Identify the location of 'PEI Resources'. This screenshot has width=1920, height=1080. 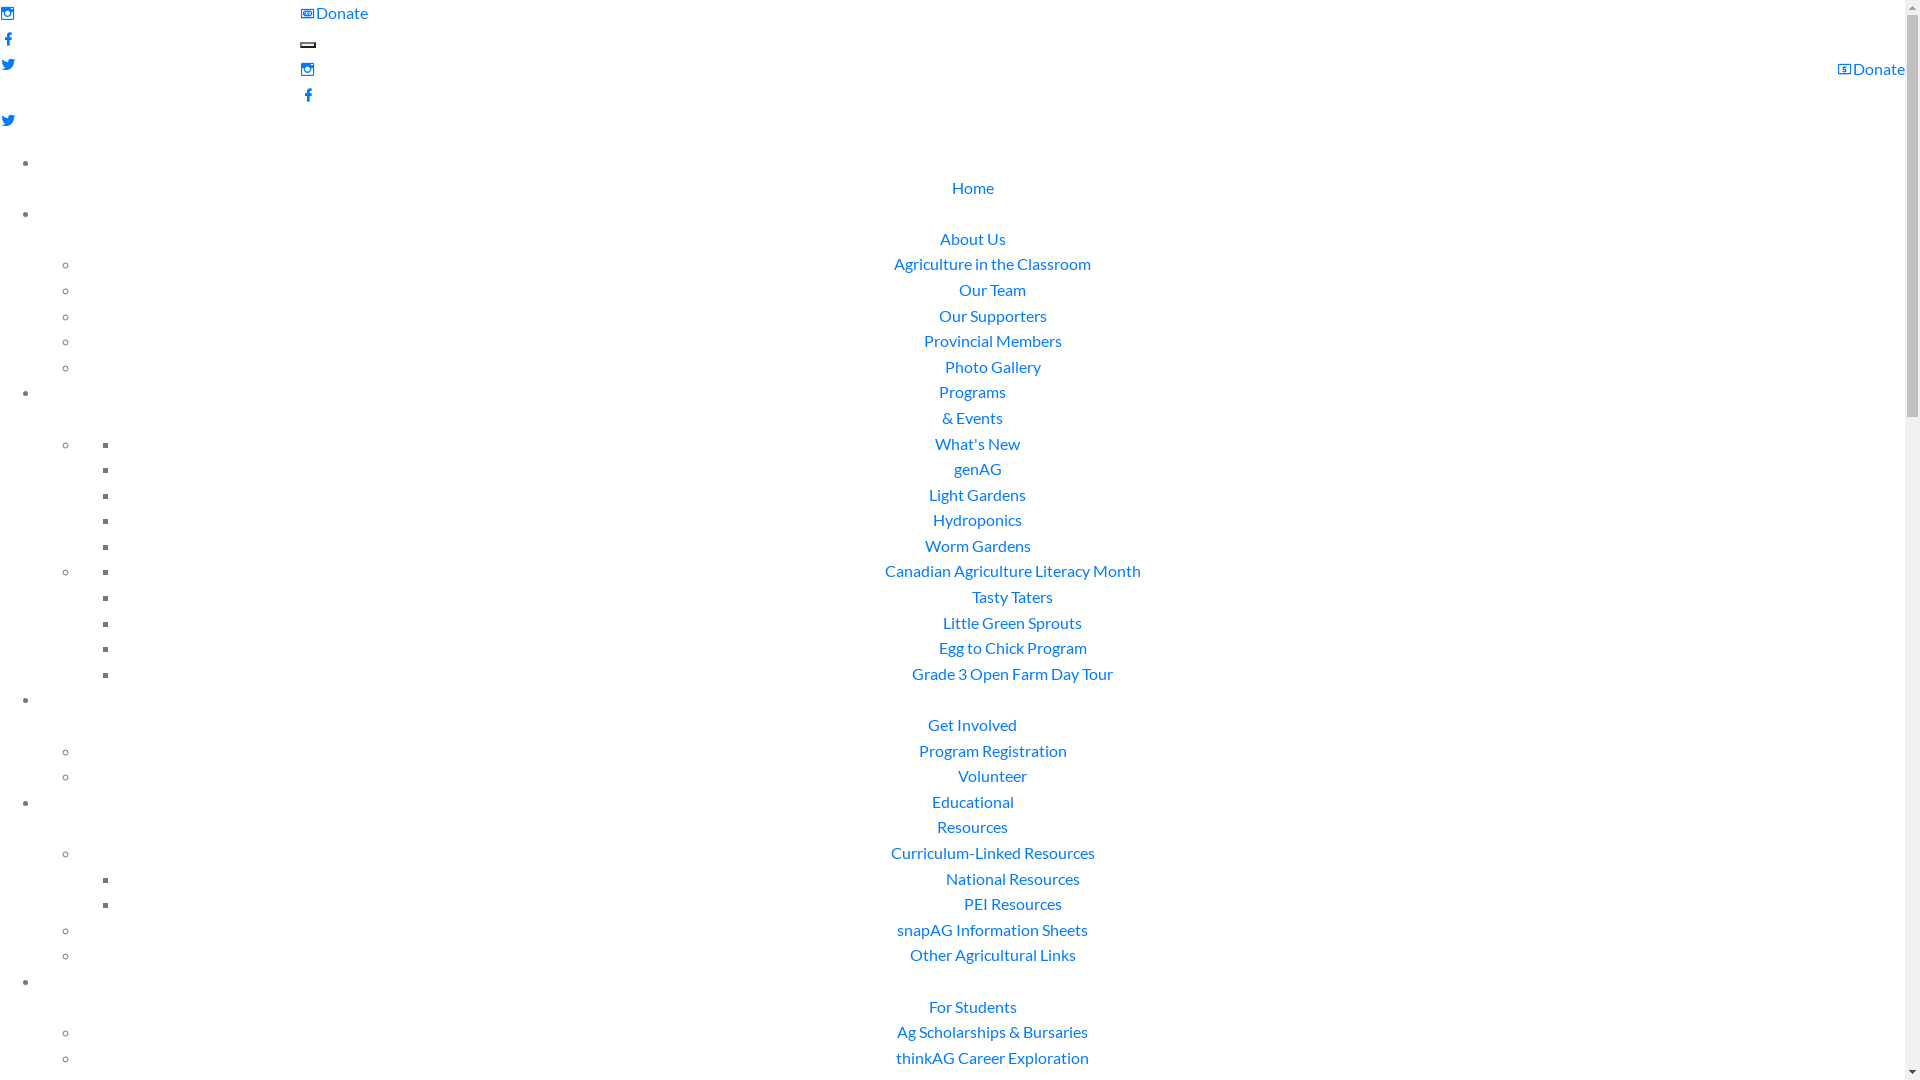
(1012, 903).